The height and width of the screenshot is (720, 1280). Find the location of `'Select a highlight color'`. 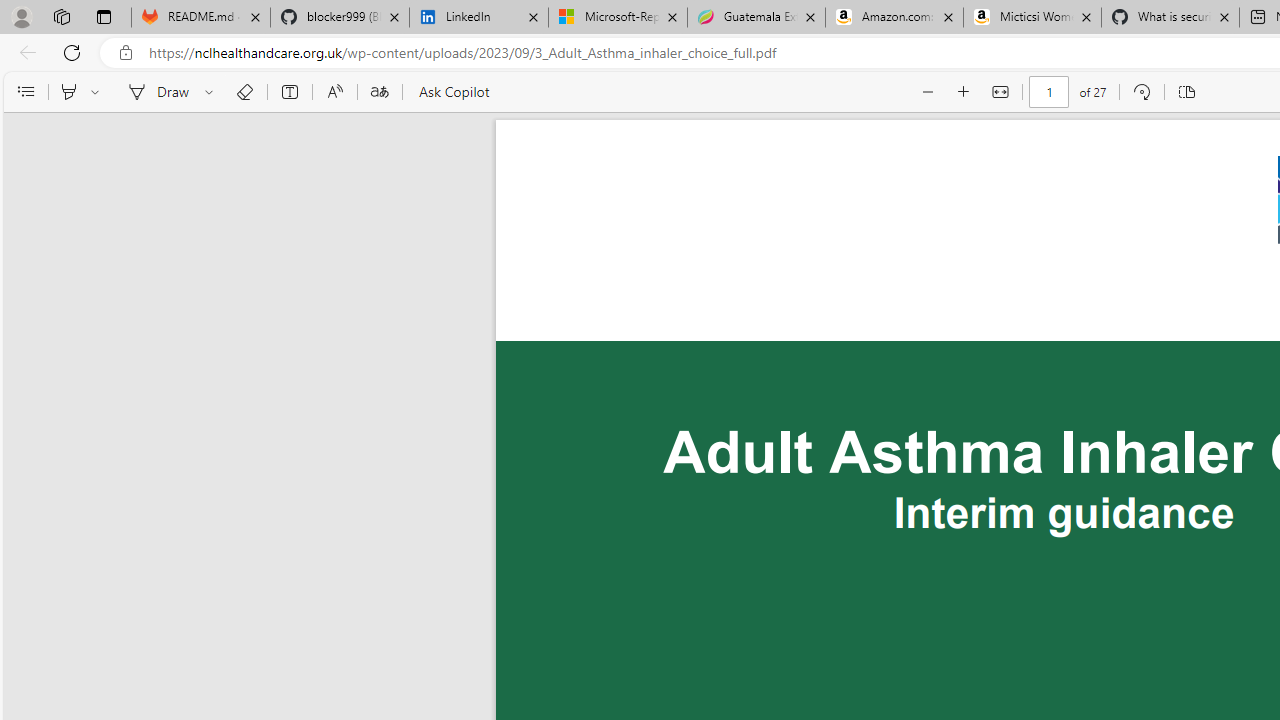

'Select a highlight color' is located at coordinates (97, 92).